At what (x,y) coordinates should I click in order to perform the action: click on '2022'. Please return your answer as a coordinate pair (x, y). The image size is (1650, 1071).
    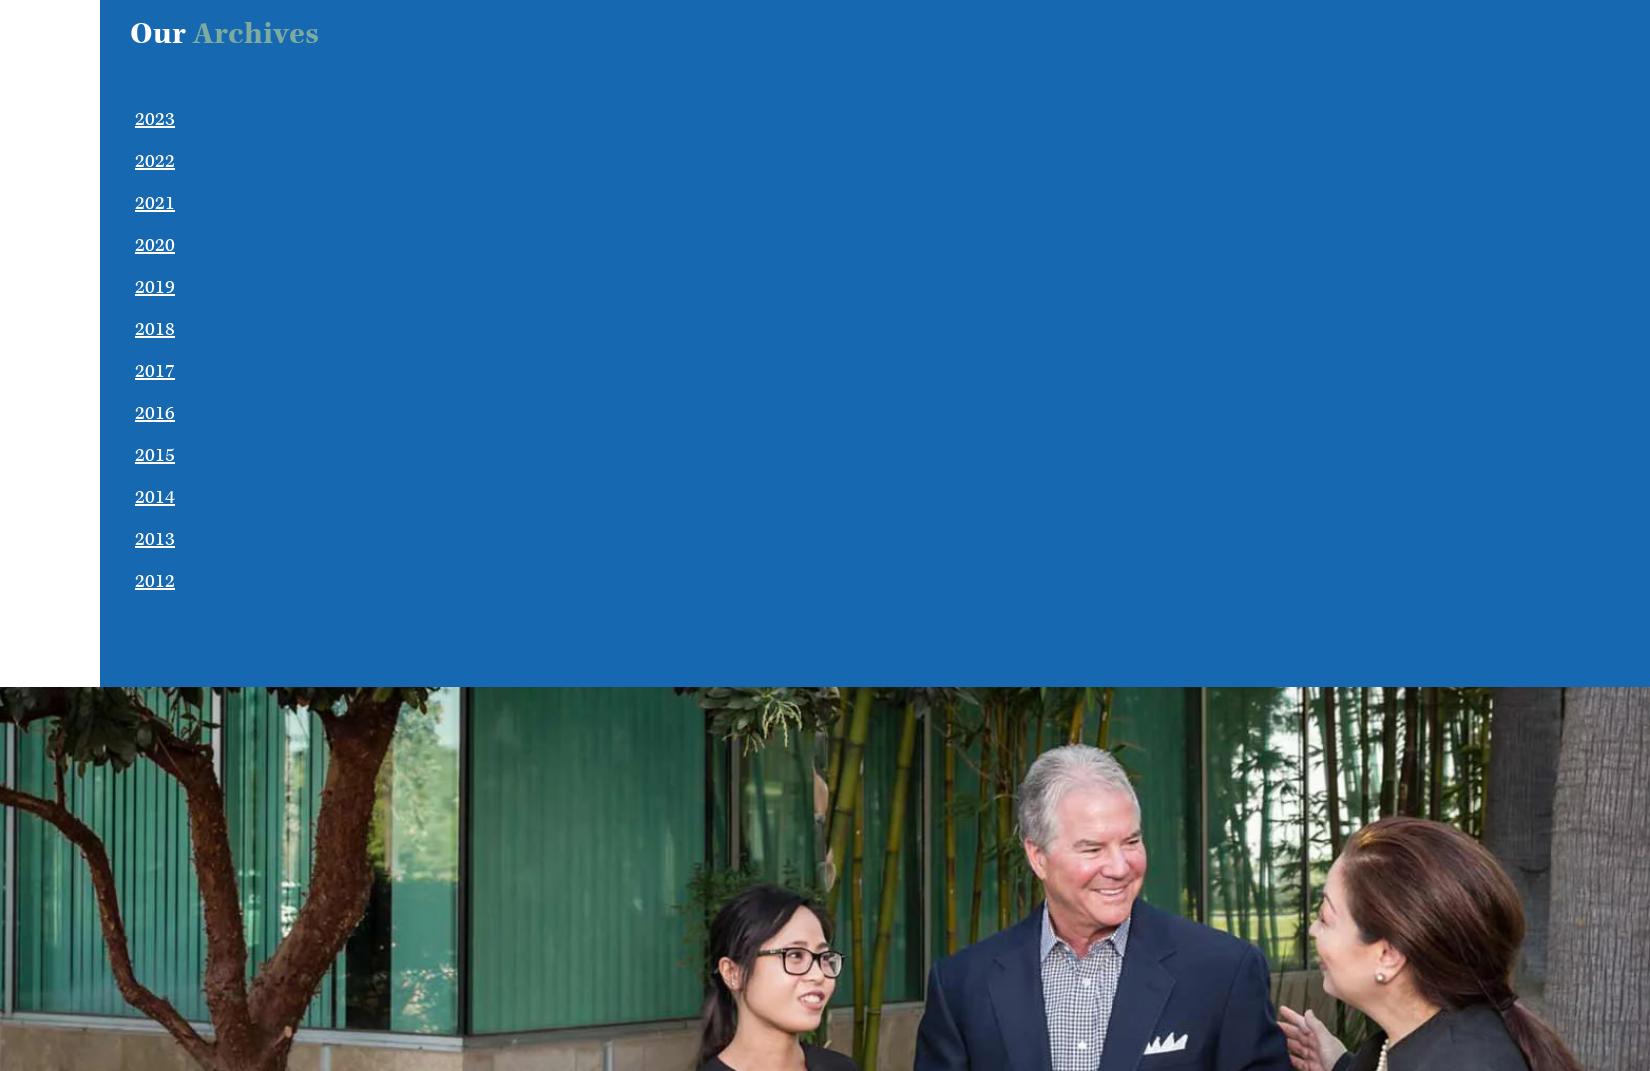
    Looking at the image, I should click on (154, 160).